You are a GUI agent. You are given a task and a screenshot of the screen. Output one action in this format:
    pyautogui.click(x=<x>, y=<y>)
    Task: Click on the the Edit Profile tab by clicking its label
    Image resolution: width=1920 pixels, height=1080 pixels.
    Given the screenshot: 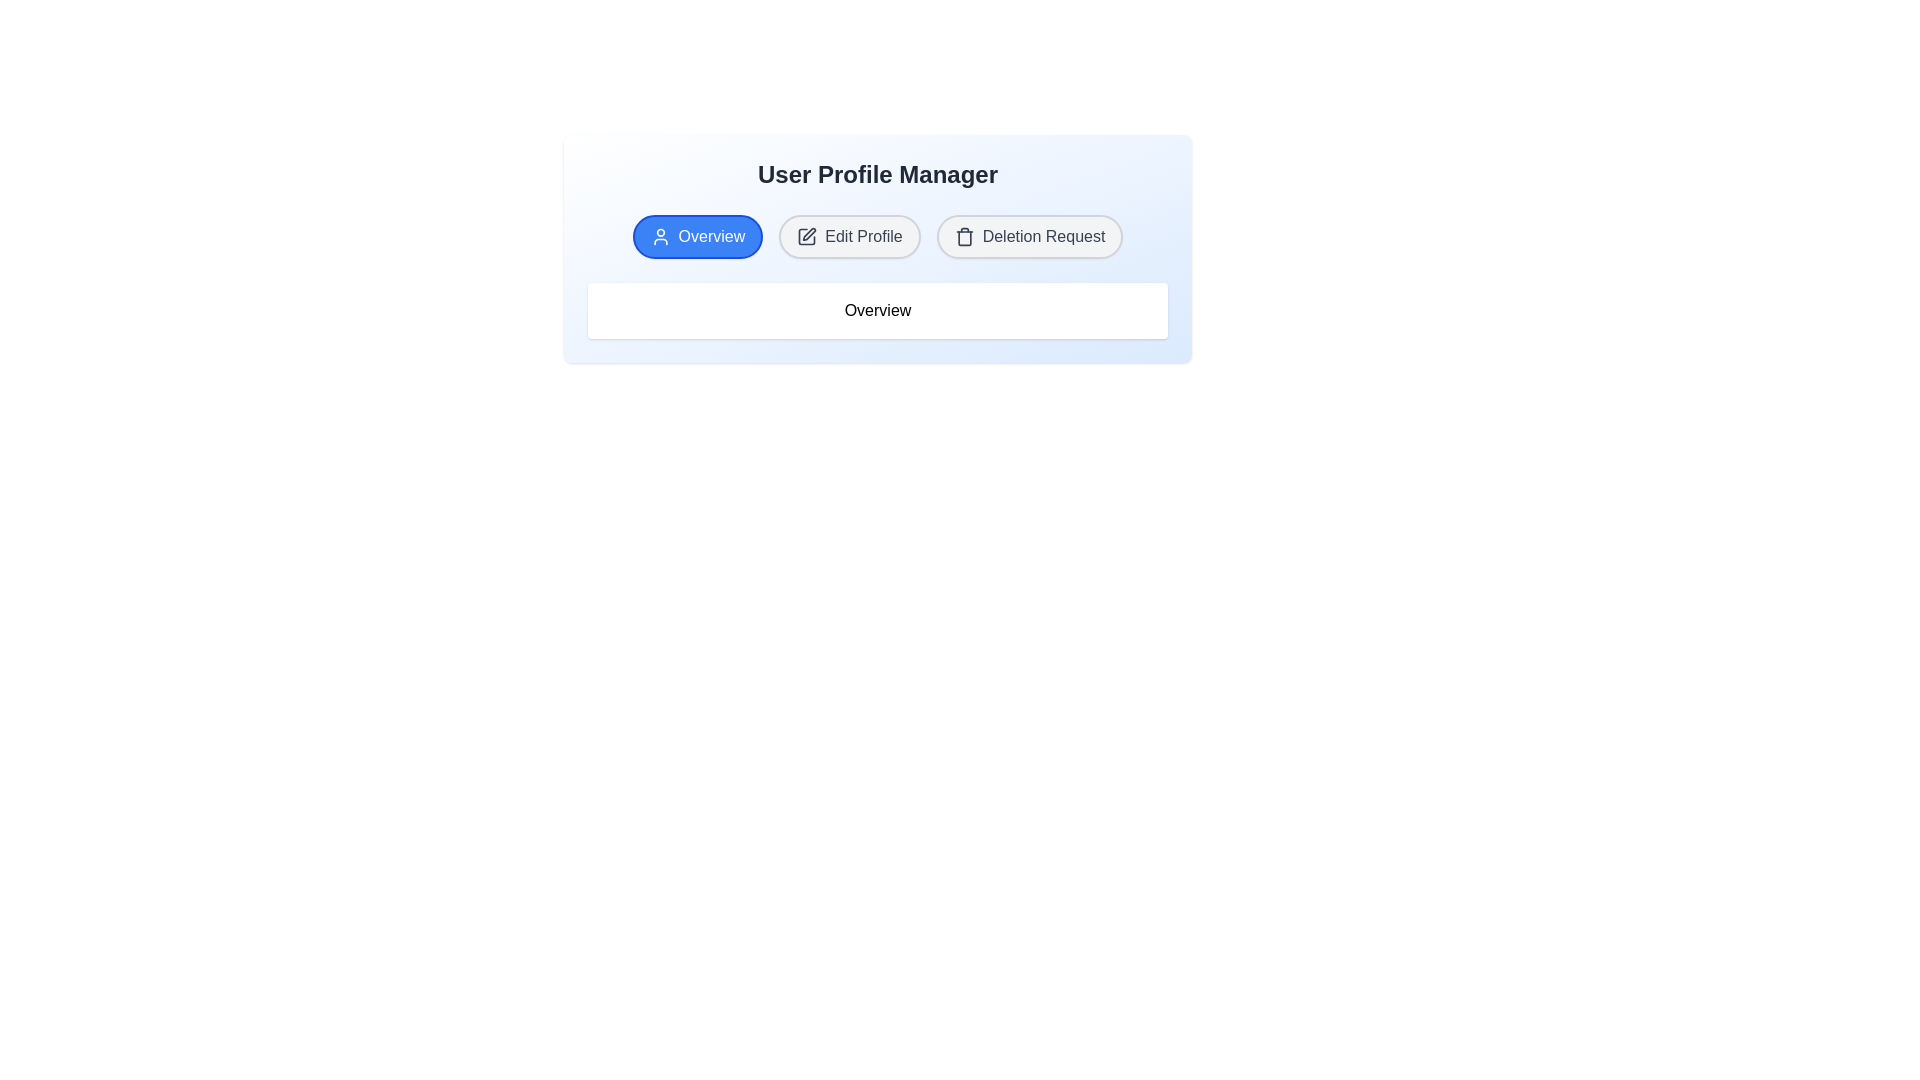 What is the action you would take?
    pyautogui.click(x=849, y=235)
    